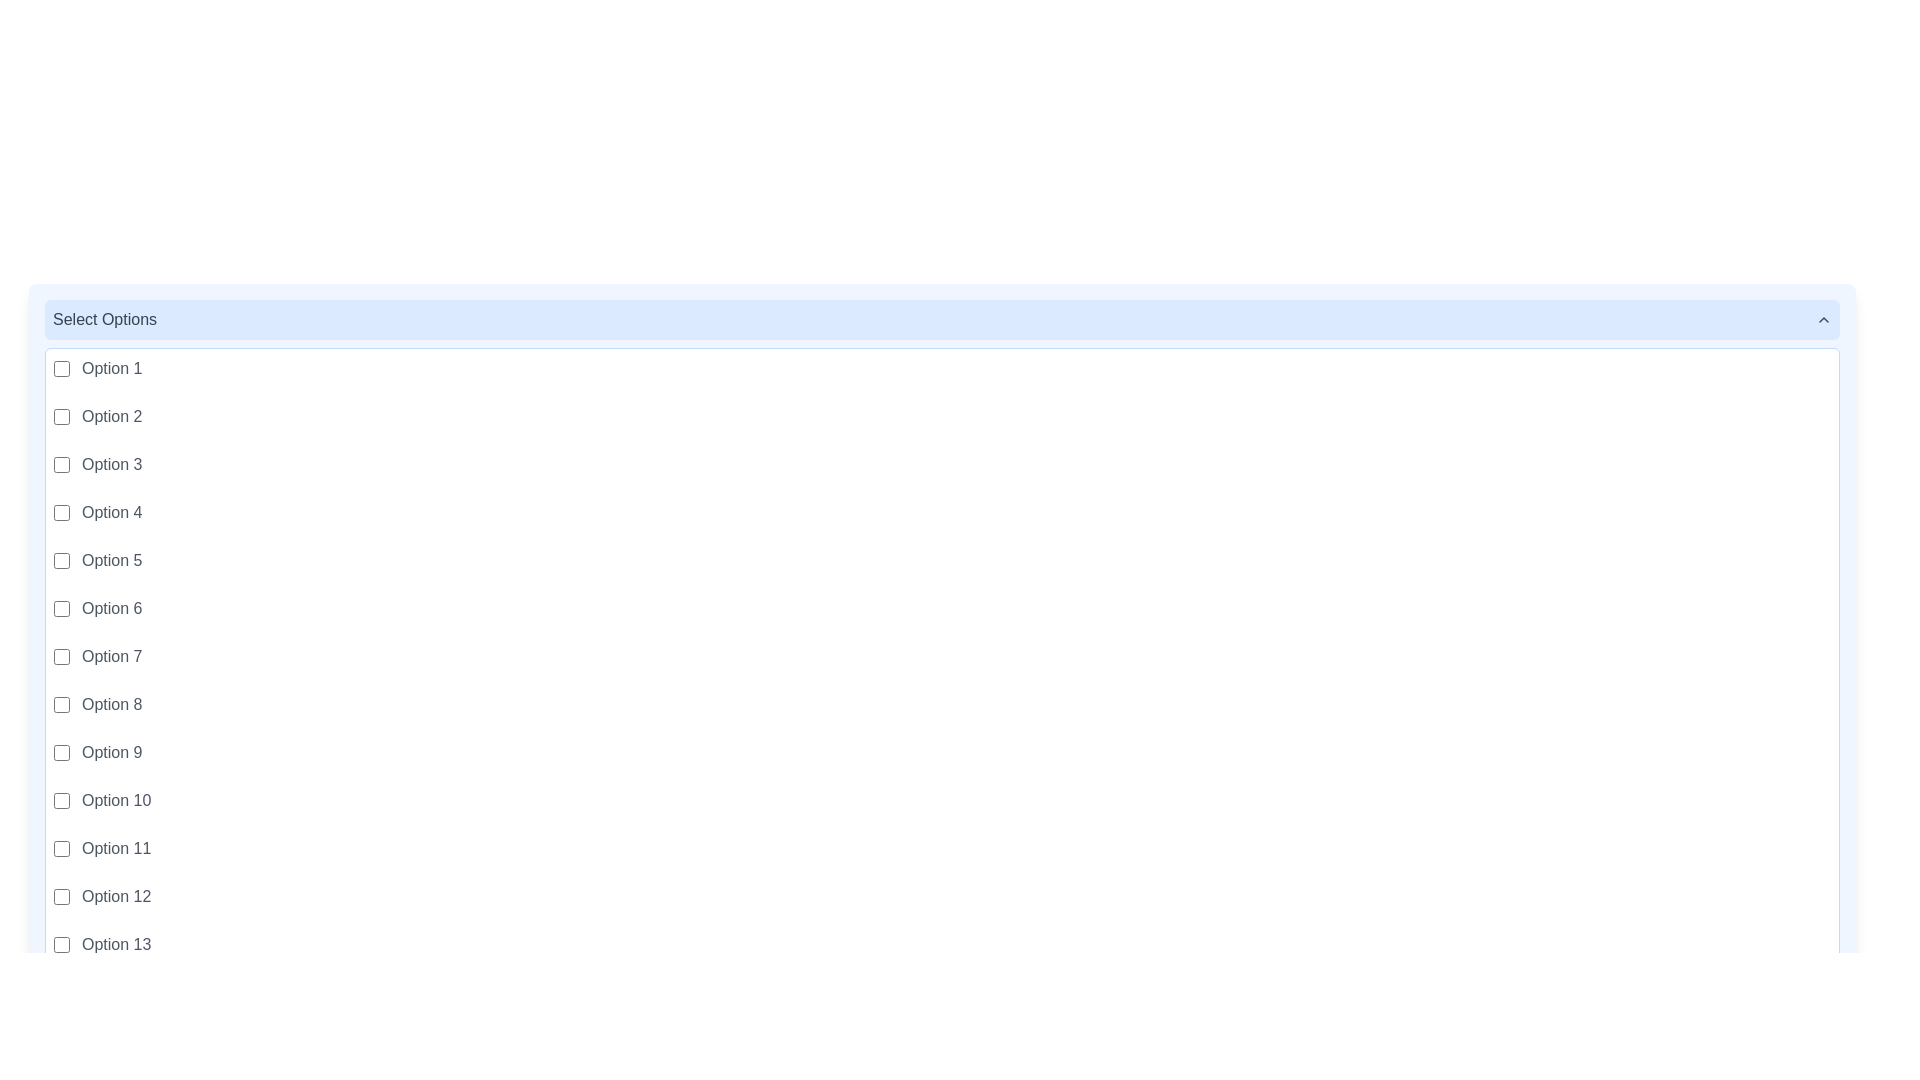 This screenshot has width=1920, height=1080. I want to click on the unselected checkbox labeled 'Option 8', so click(62, 704).